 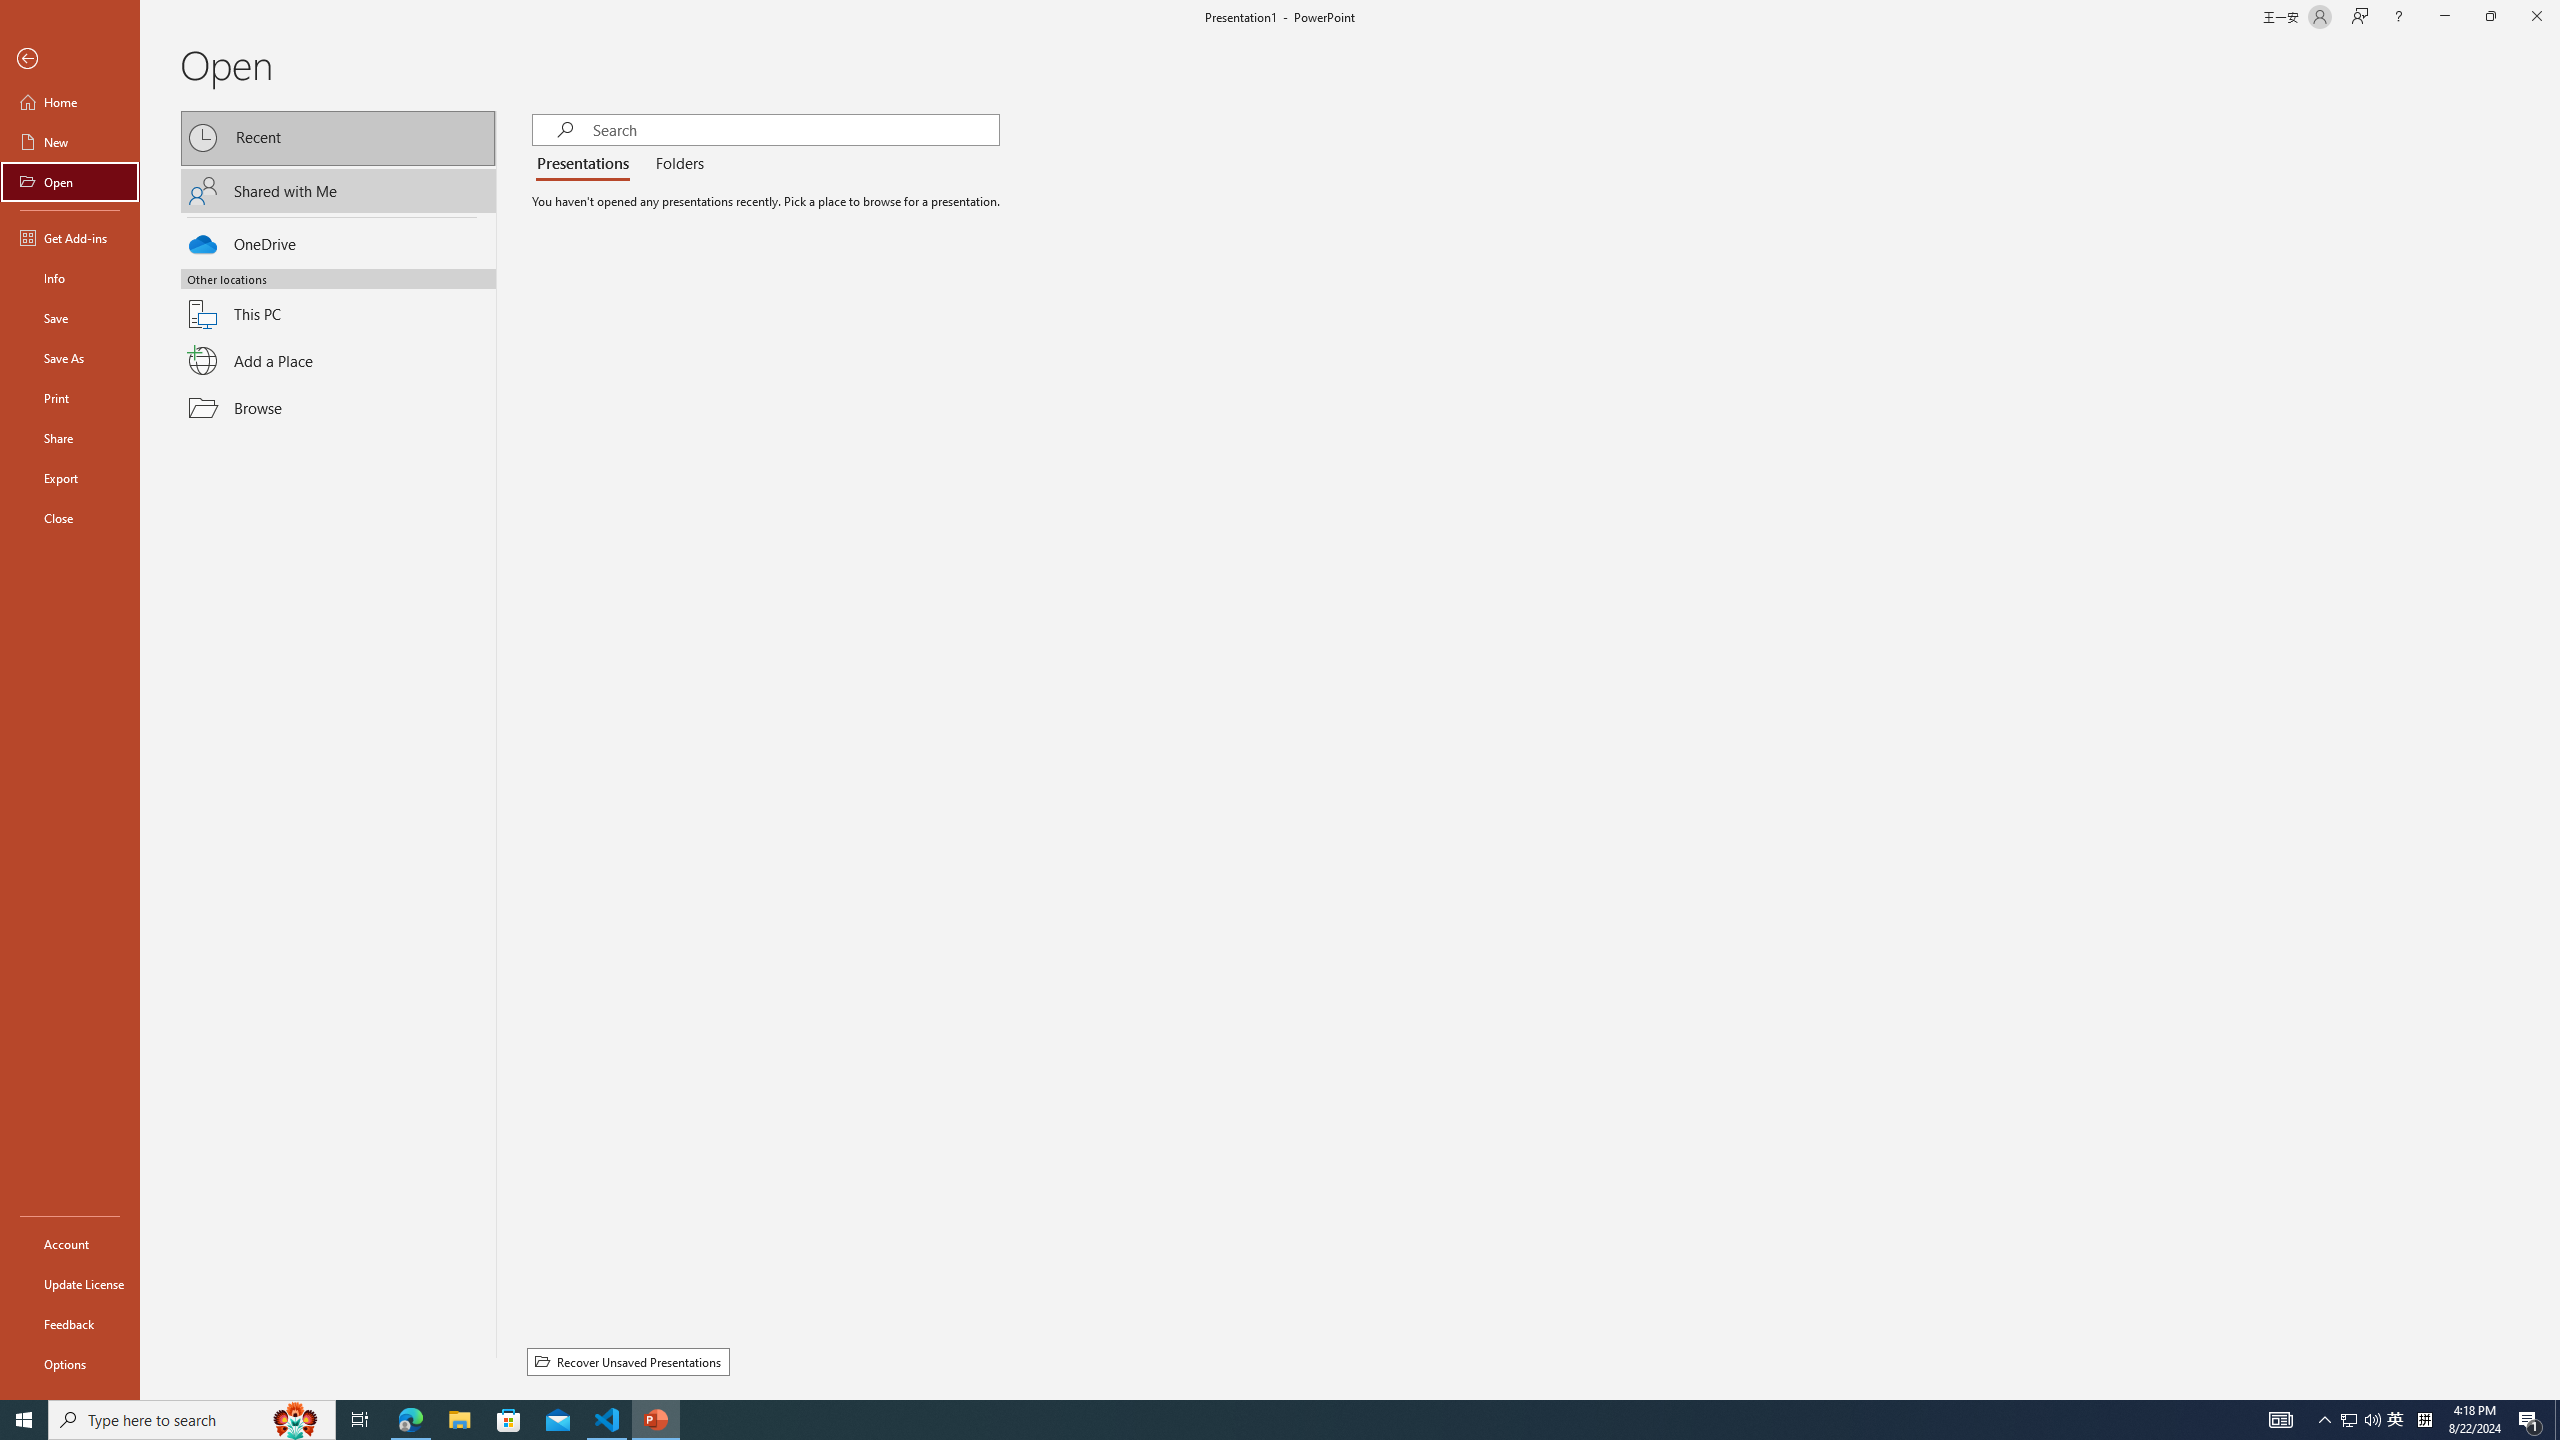 What do you see at coordinates (69, 1283) in the screenshot?
I see `'Update License'` at bounding box center [69, 1283].